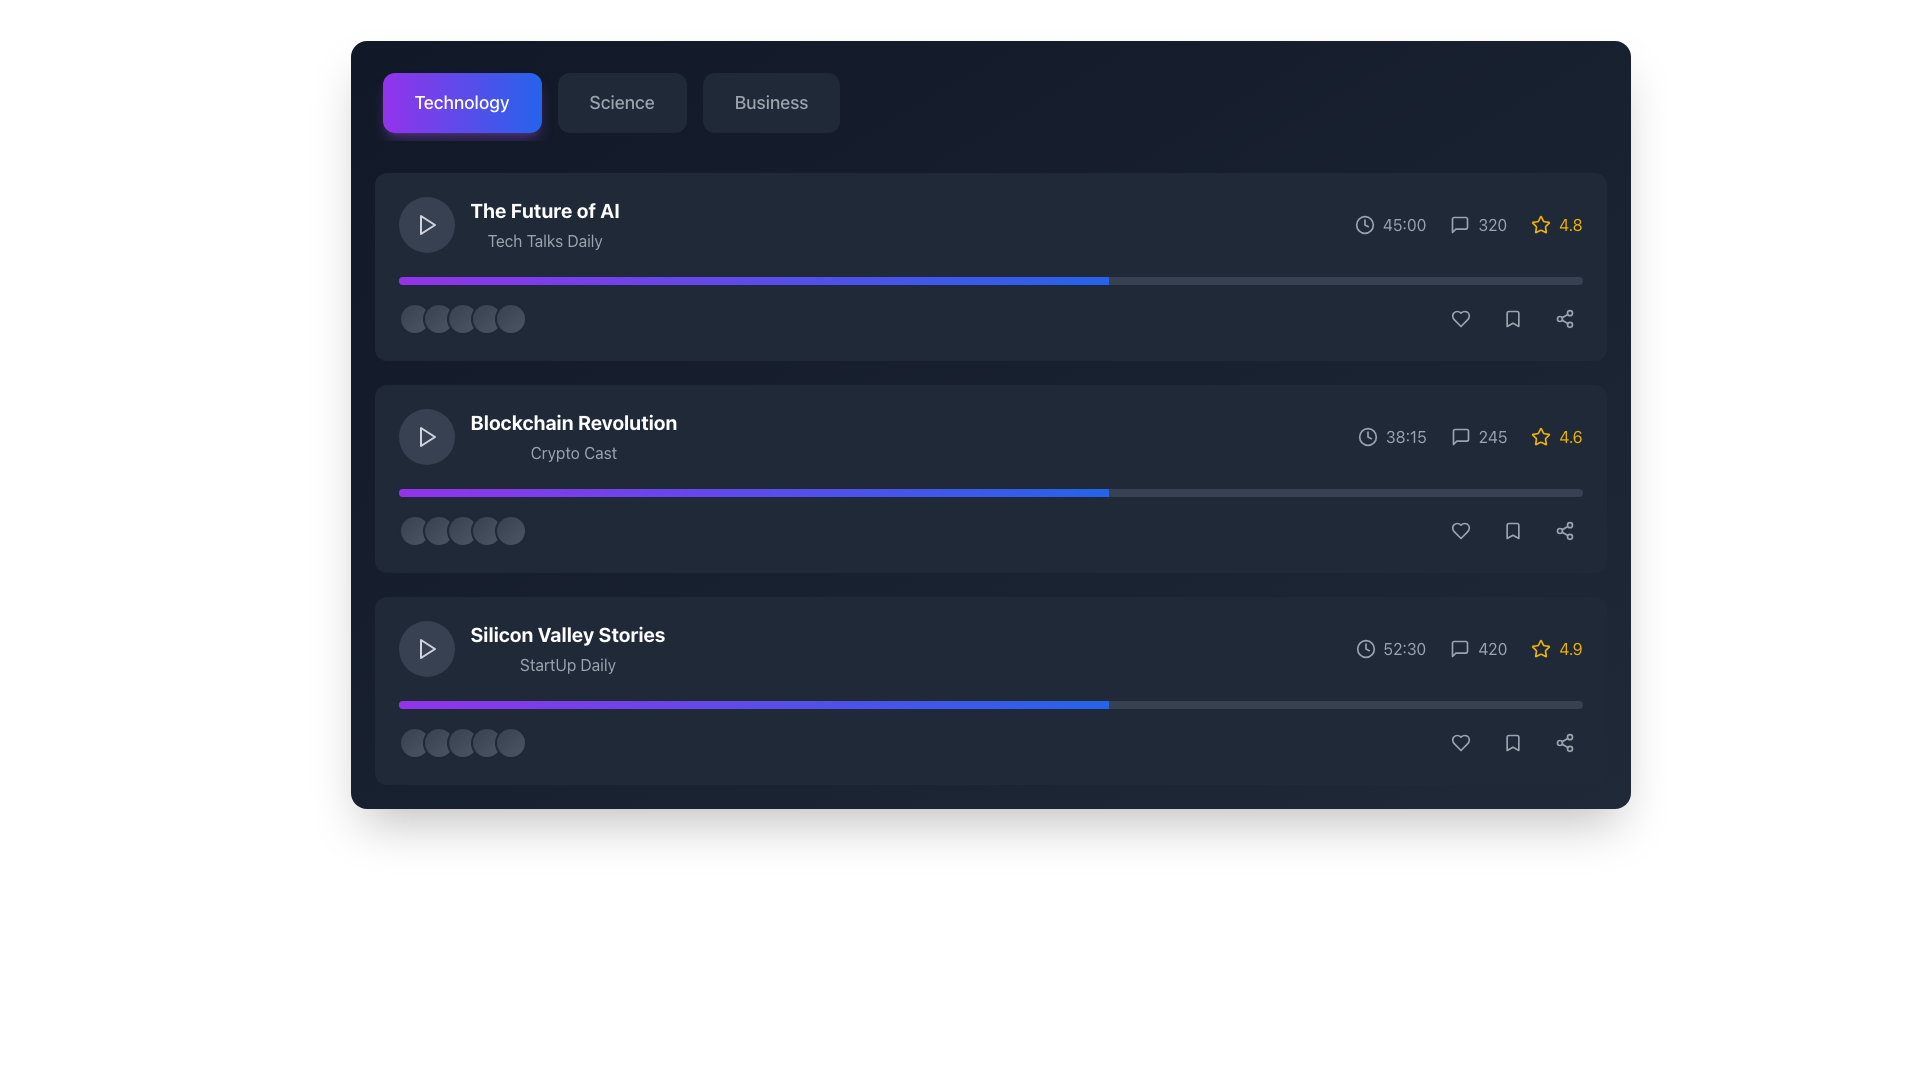  What do you see at coordinates (1492, 648) in the screenshot?
I see `text content of the comments indicator label located to the right of the average rating for the 'Silicon Valley Stories' section` at bounding box center [1492, 648].